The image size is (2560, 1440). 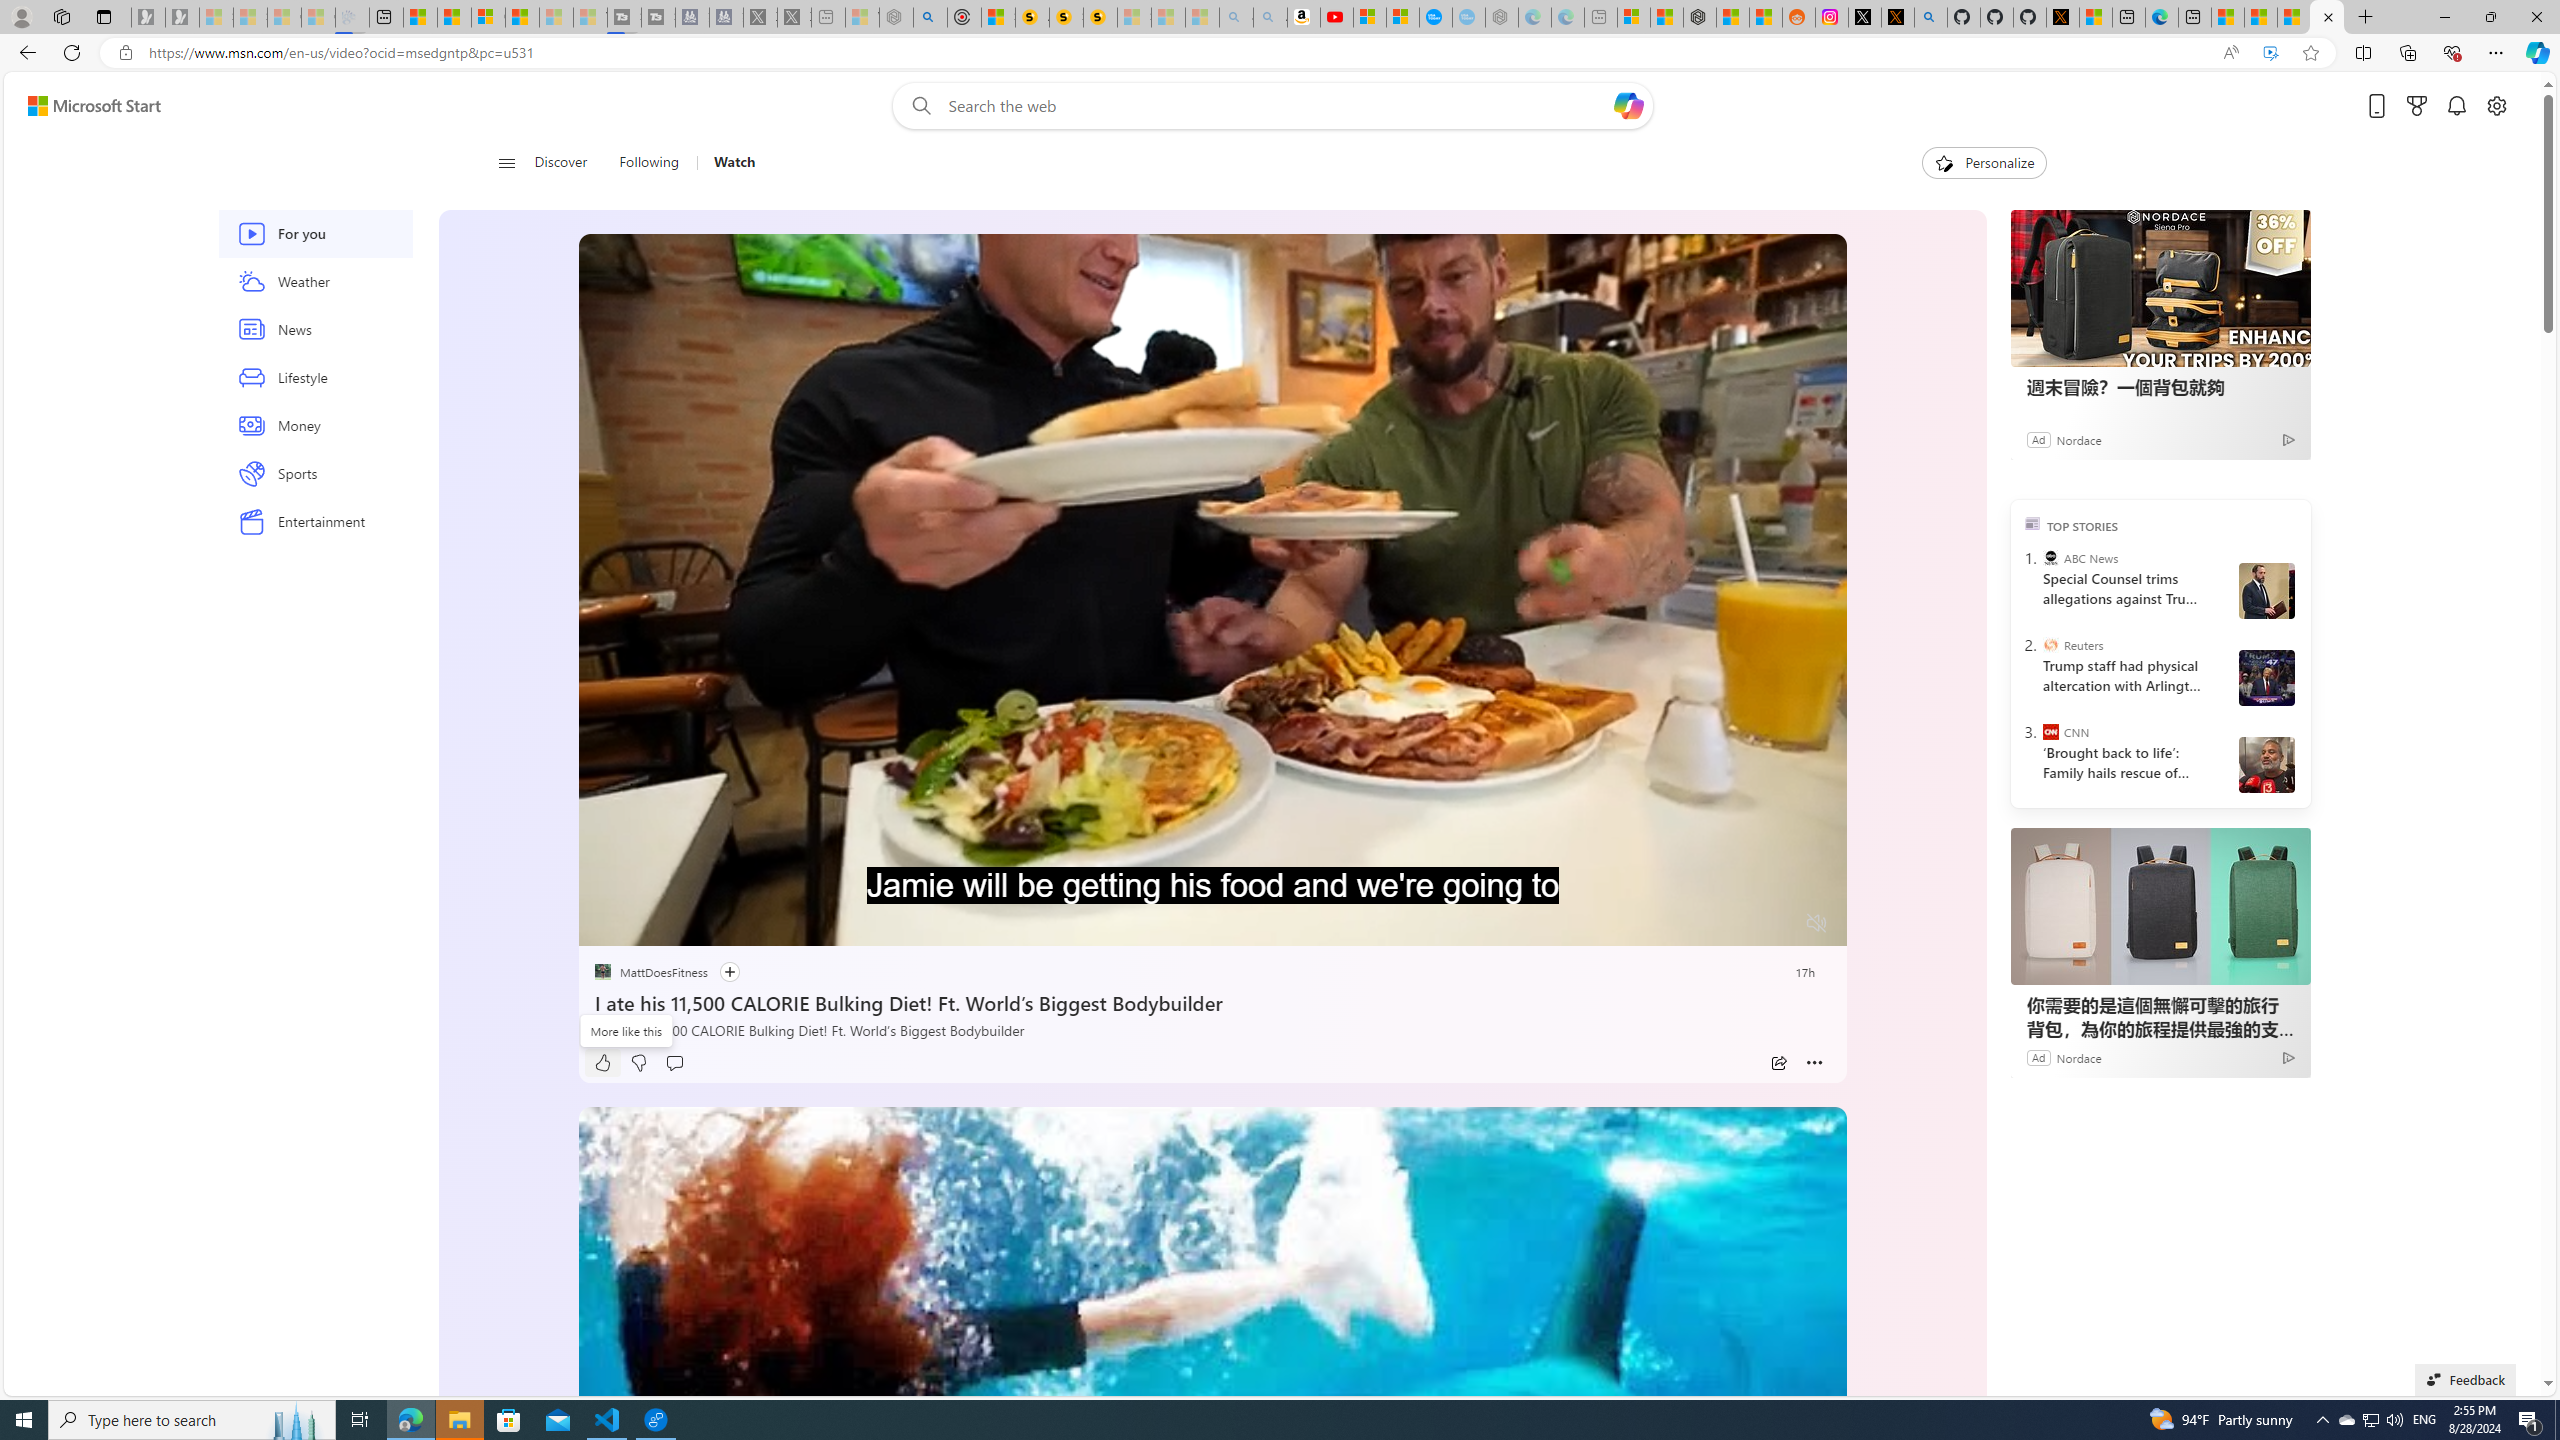 I want to click on 'Seek Back', so click(x=647, y=923).